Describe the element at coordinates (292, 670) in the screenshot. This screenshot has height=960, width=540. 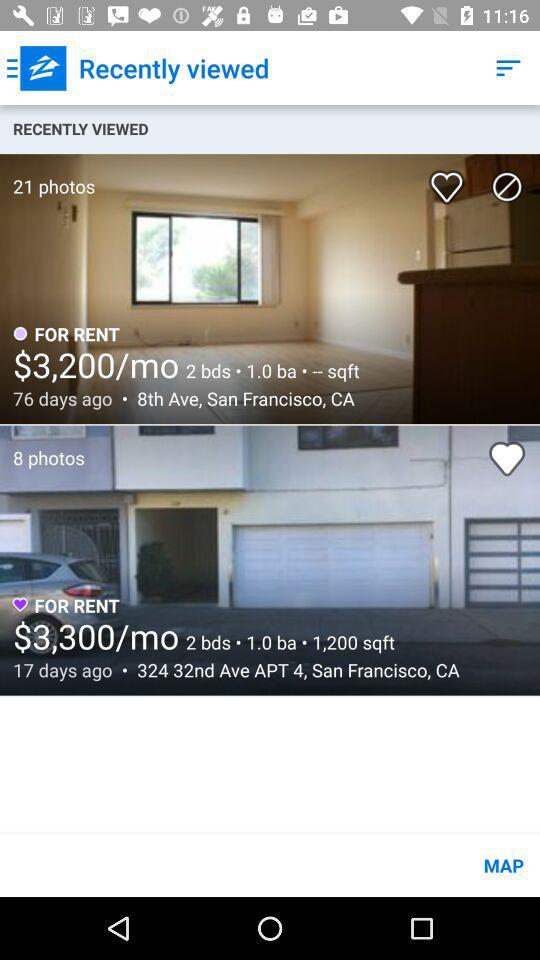
I see `324 32nd ave` at that location.